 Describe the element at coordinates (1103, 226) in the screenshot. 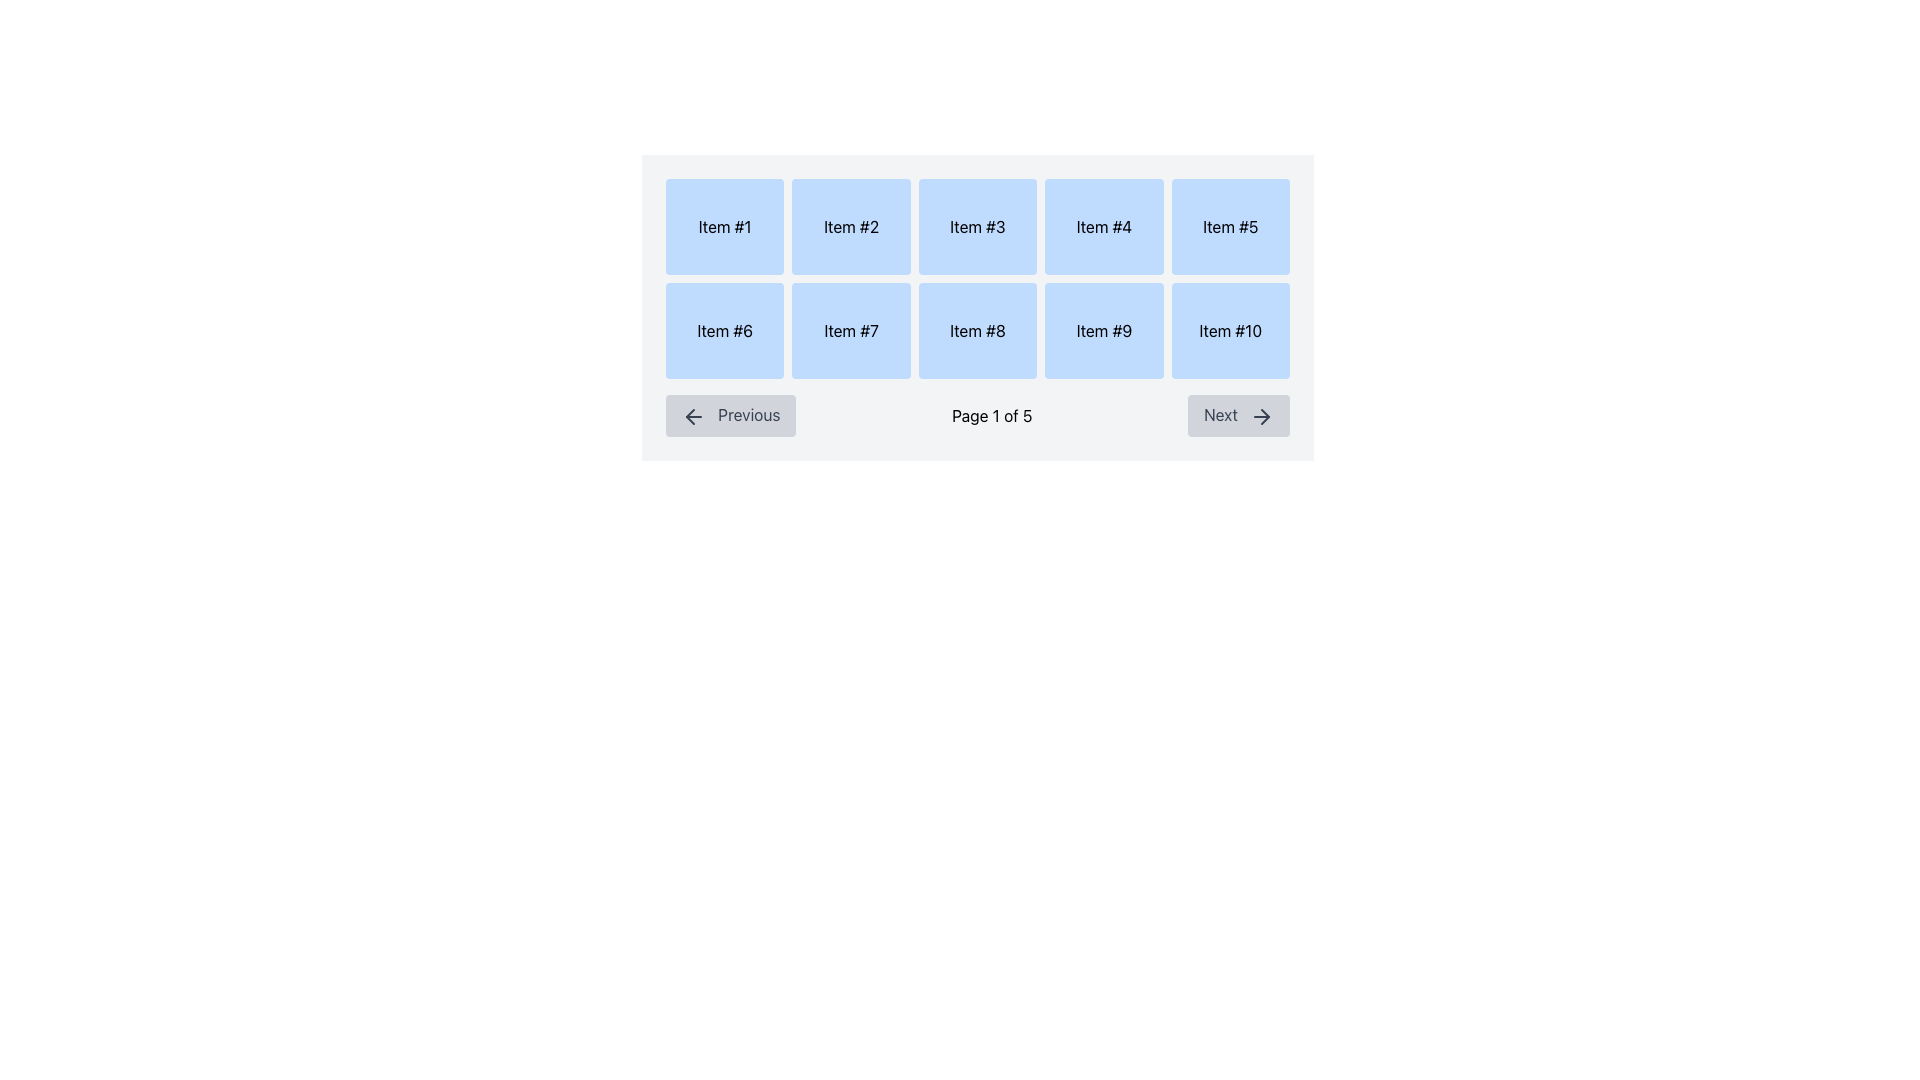

I see `the static text card that is the fourth item in a grid of ten items, located in the upper-center area of the interface` at that location.